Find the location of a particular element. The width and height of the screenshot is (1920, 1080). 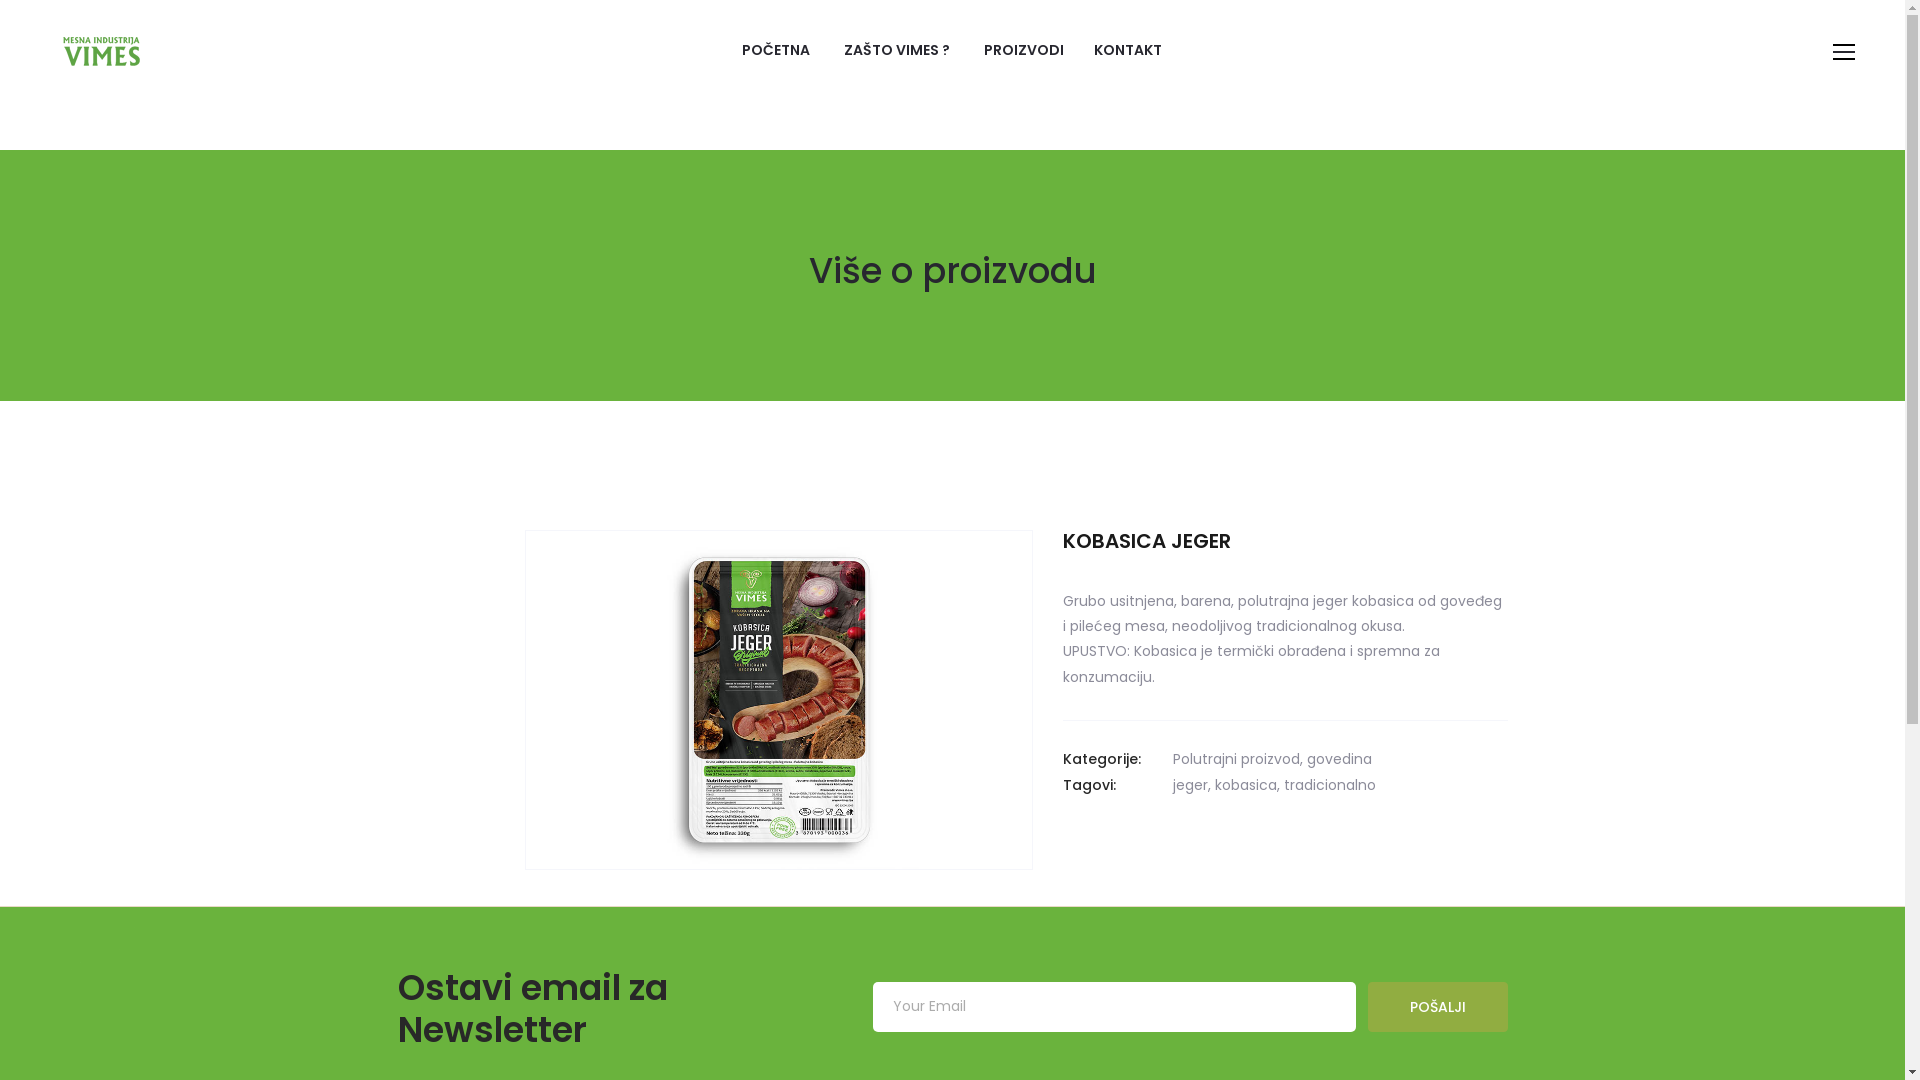

'tradicionalno' is located at coordinates (1283, 784).